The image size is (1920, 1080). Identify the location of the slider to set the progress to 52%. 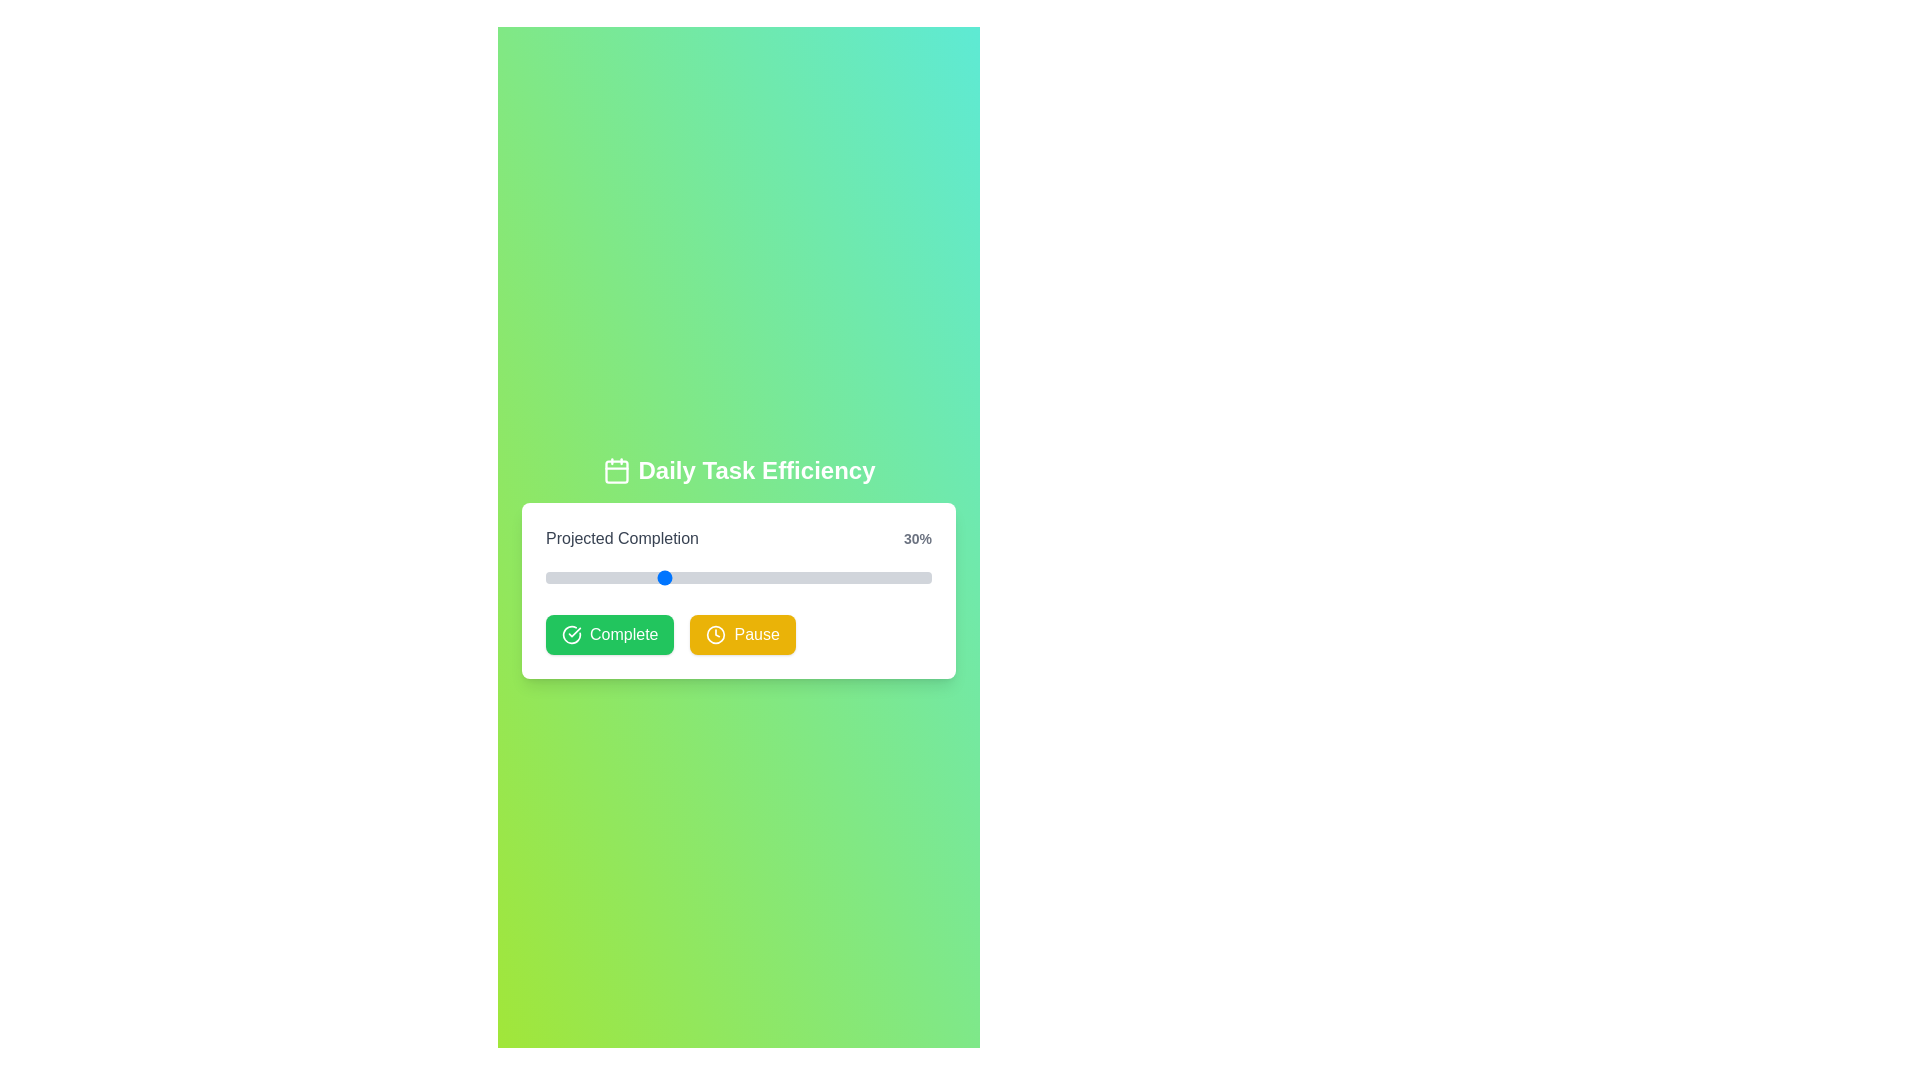
(745, 578).